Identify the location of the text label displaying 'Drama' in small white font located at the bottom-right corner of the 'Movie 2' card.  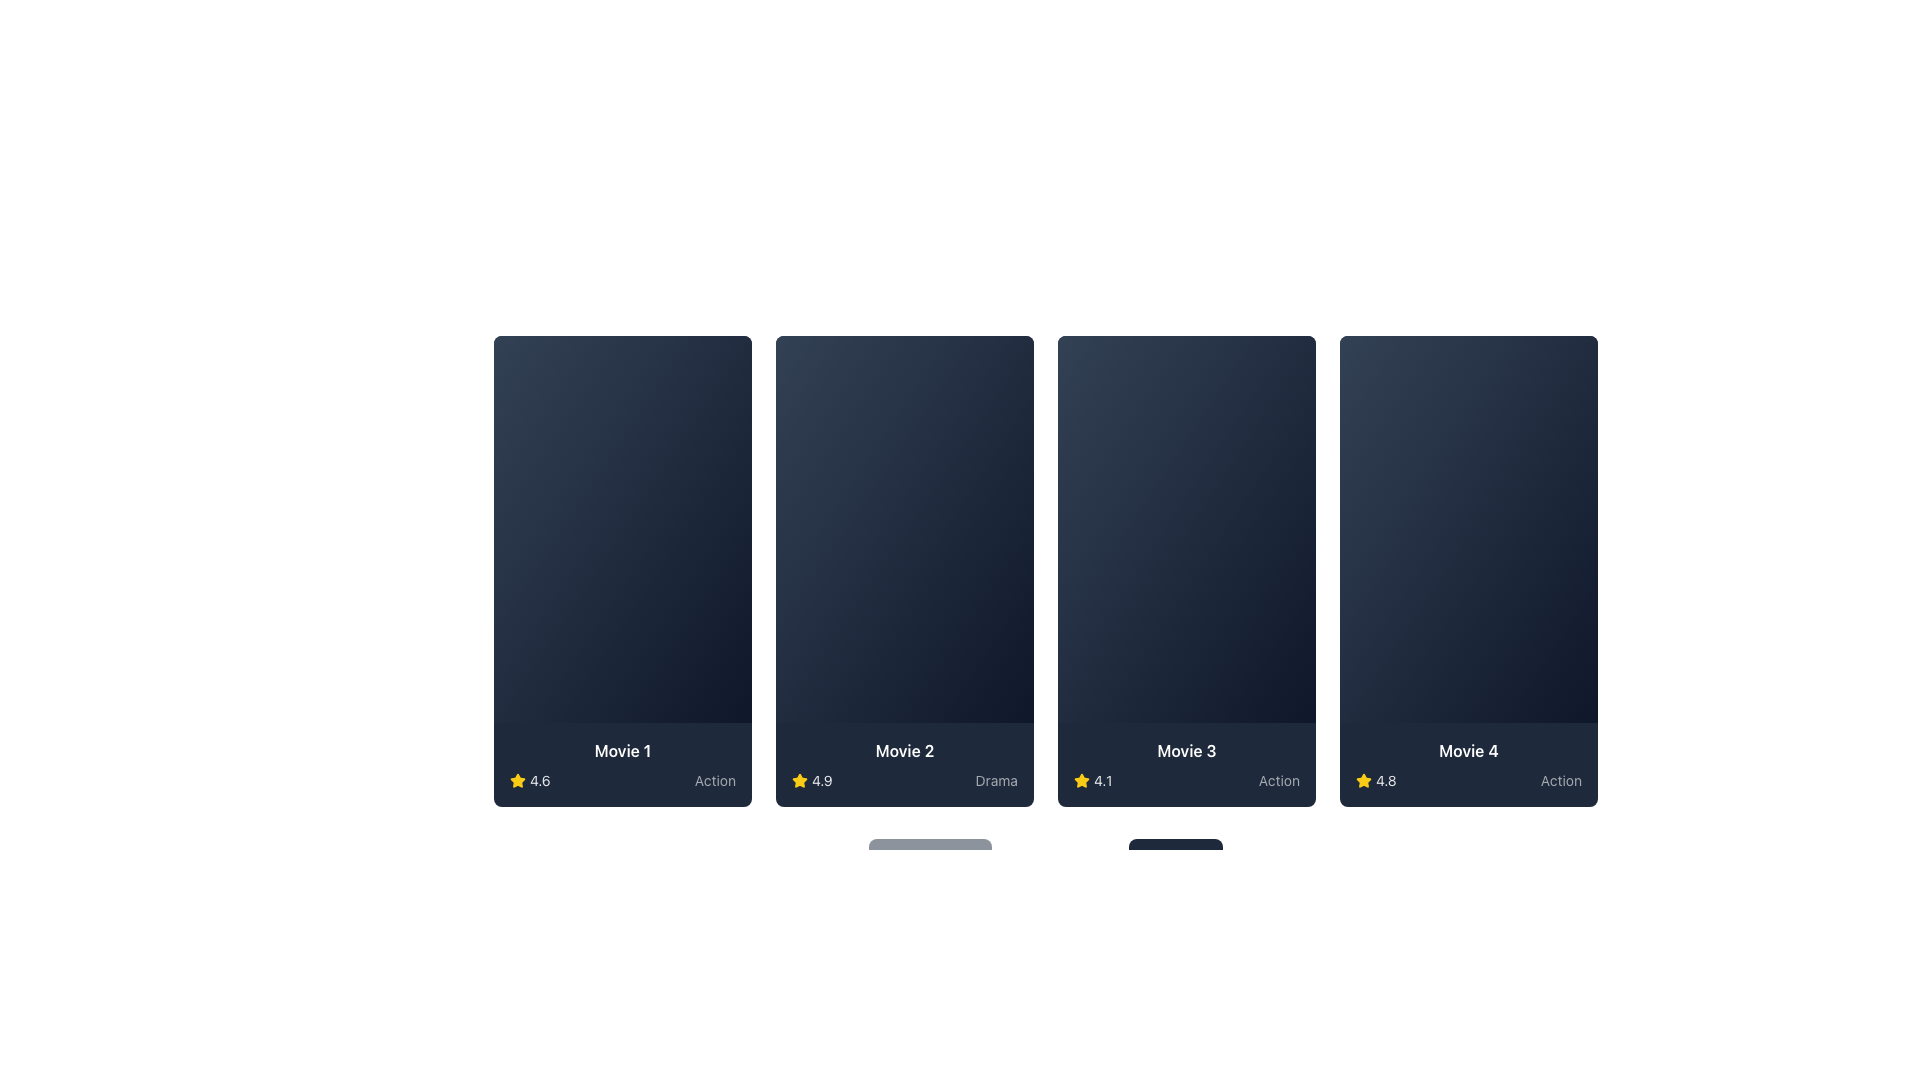
(996, 779).